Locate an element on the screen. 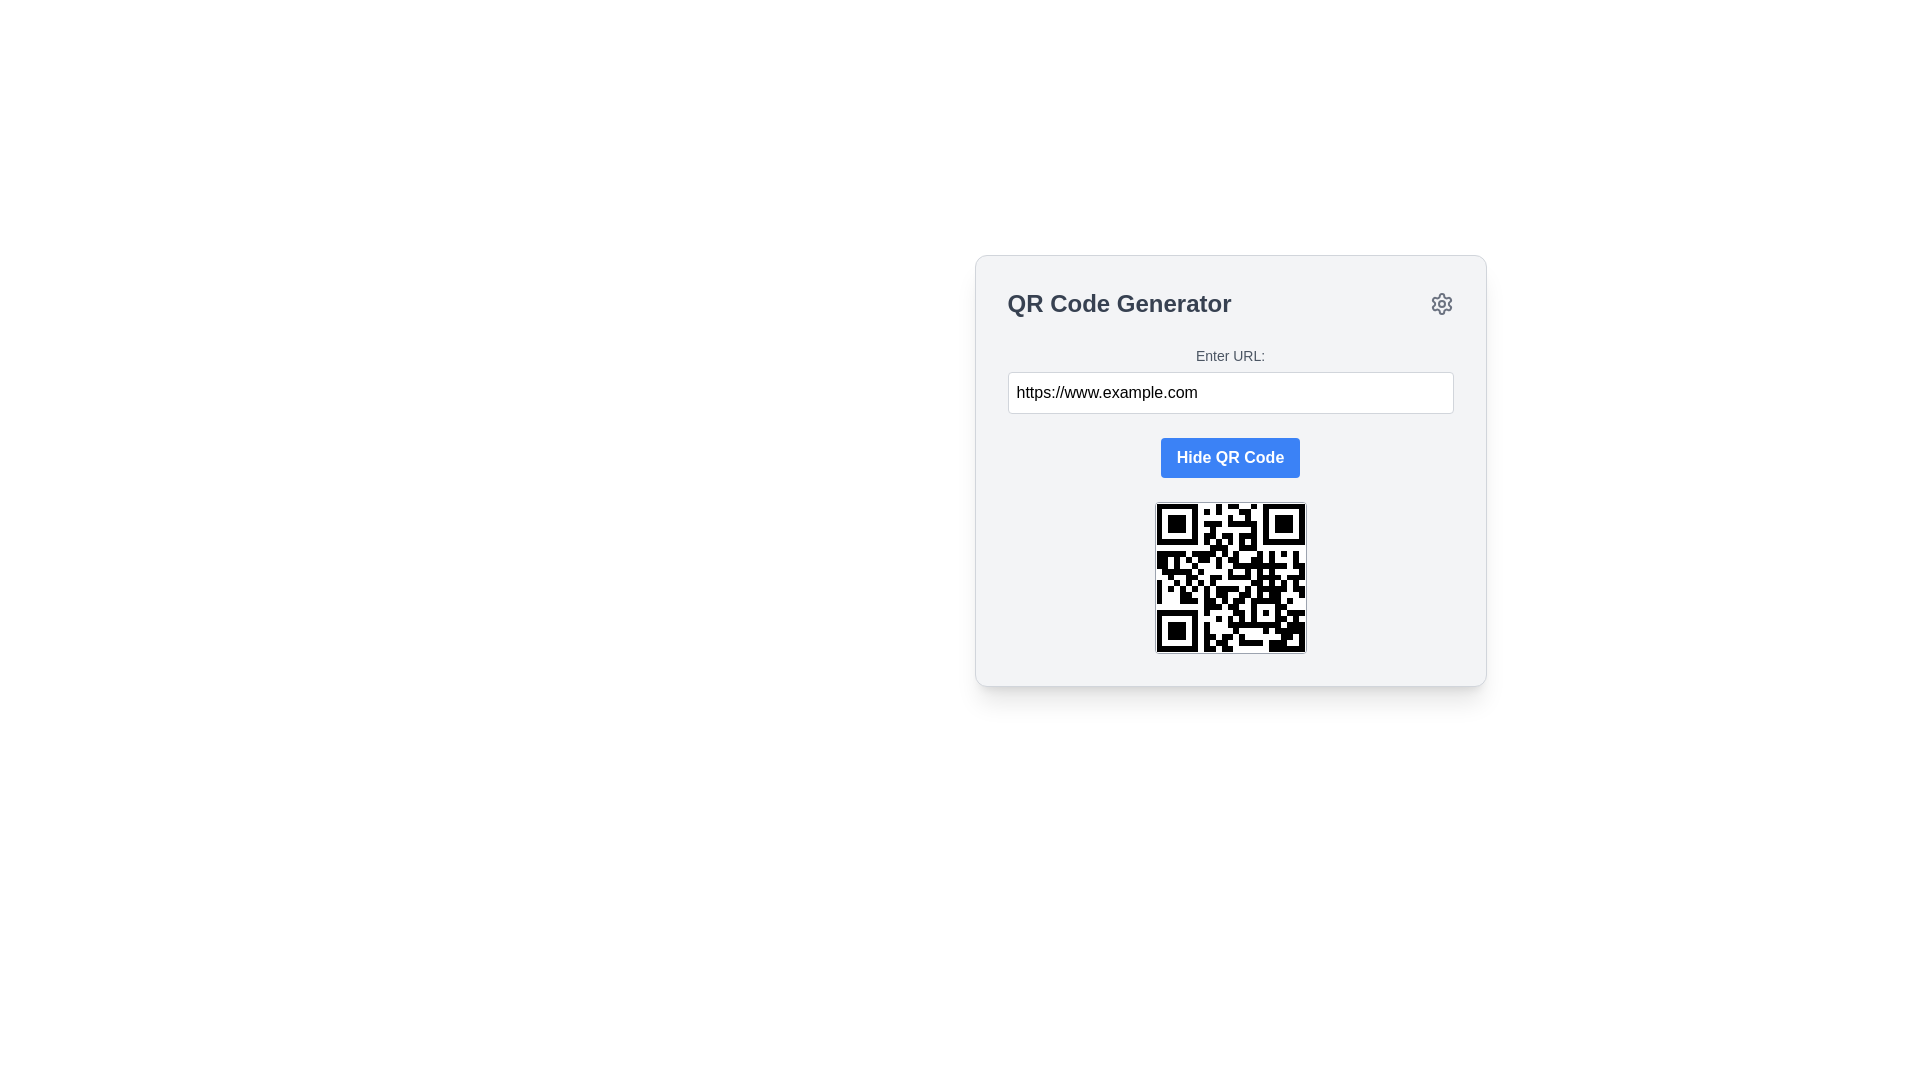 This screenshot has height=1080, width=1920. the gear-shaped icon located in the upper right corner of the window is located at coordinates (1441, 304).